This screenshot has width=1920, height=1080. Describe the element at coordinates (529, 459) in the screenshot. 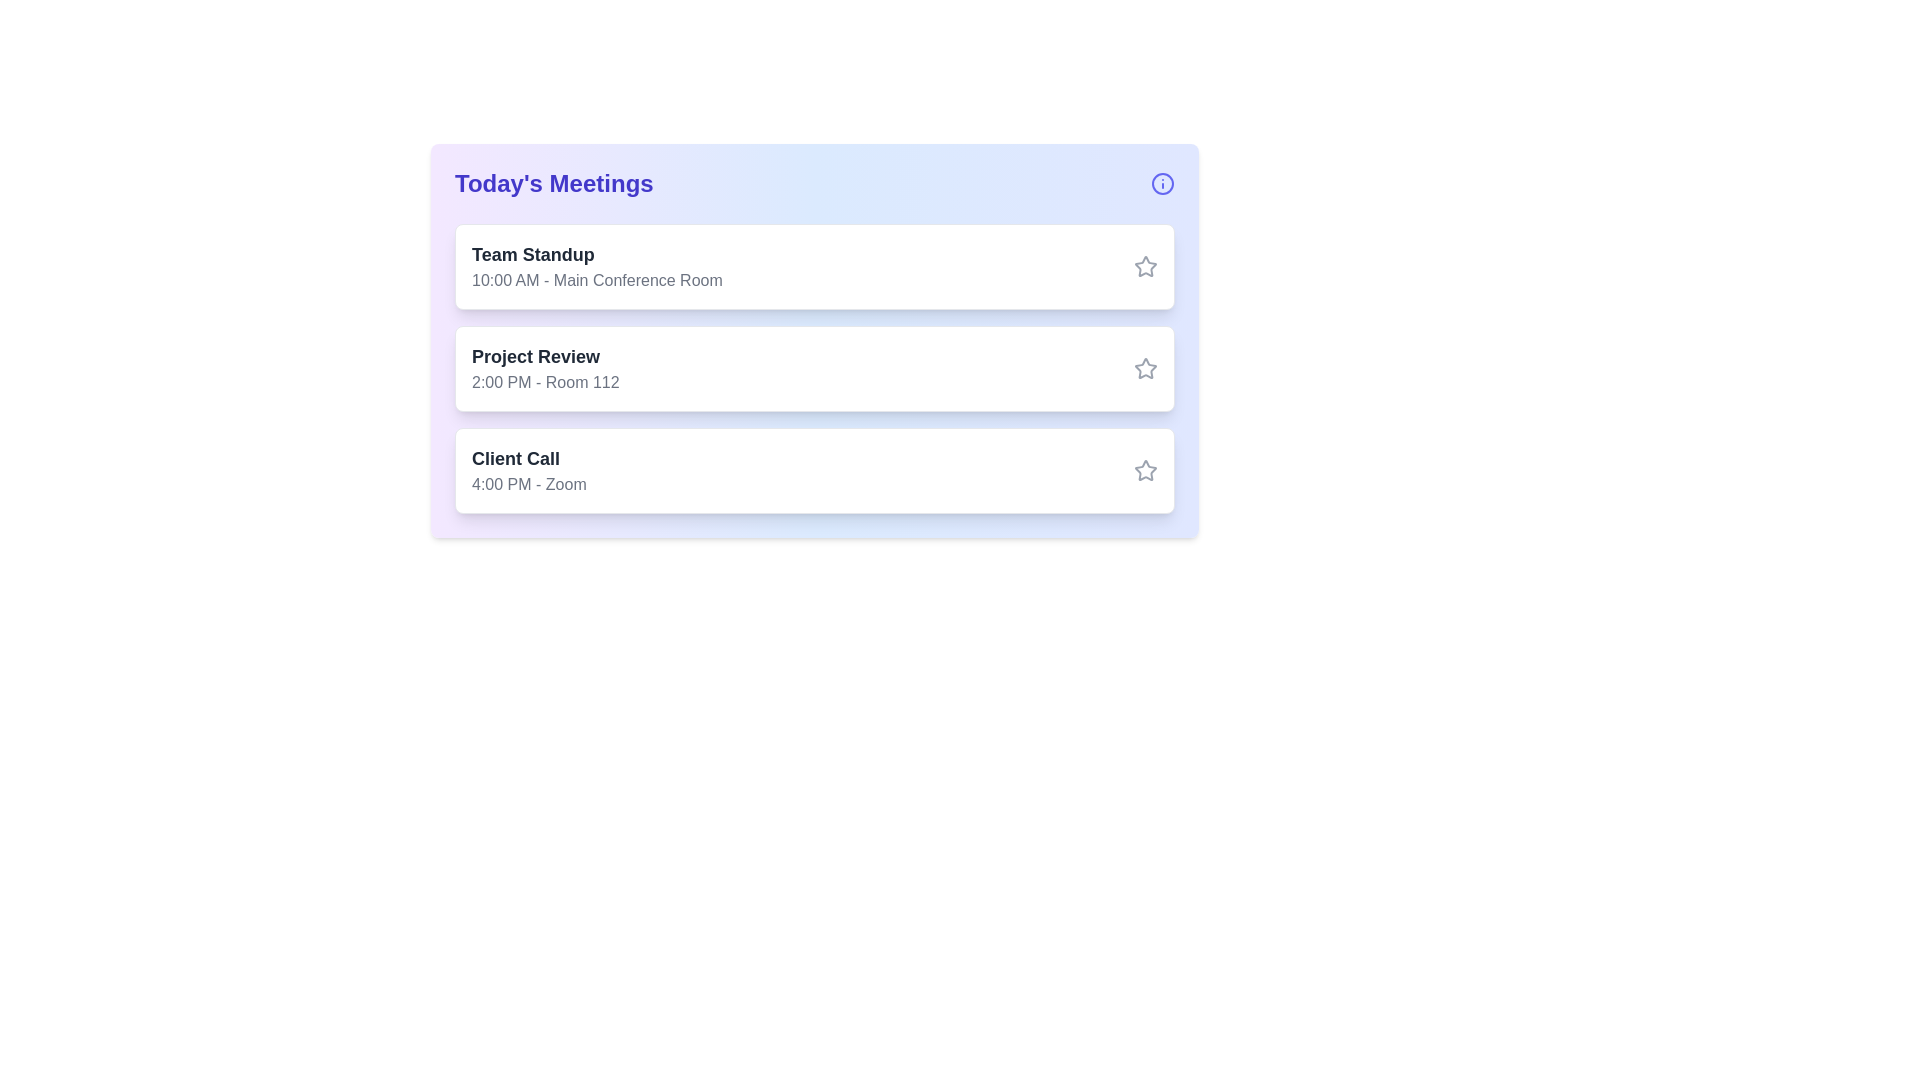

I see `the 'Client Call' text label, which is displayed in bold, large dark gray font on a white background, positioned within the third card of 'Today's Meetings'` at that location.